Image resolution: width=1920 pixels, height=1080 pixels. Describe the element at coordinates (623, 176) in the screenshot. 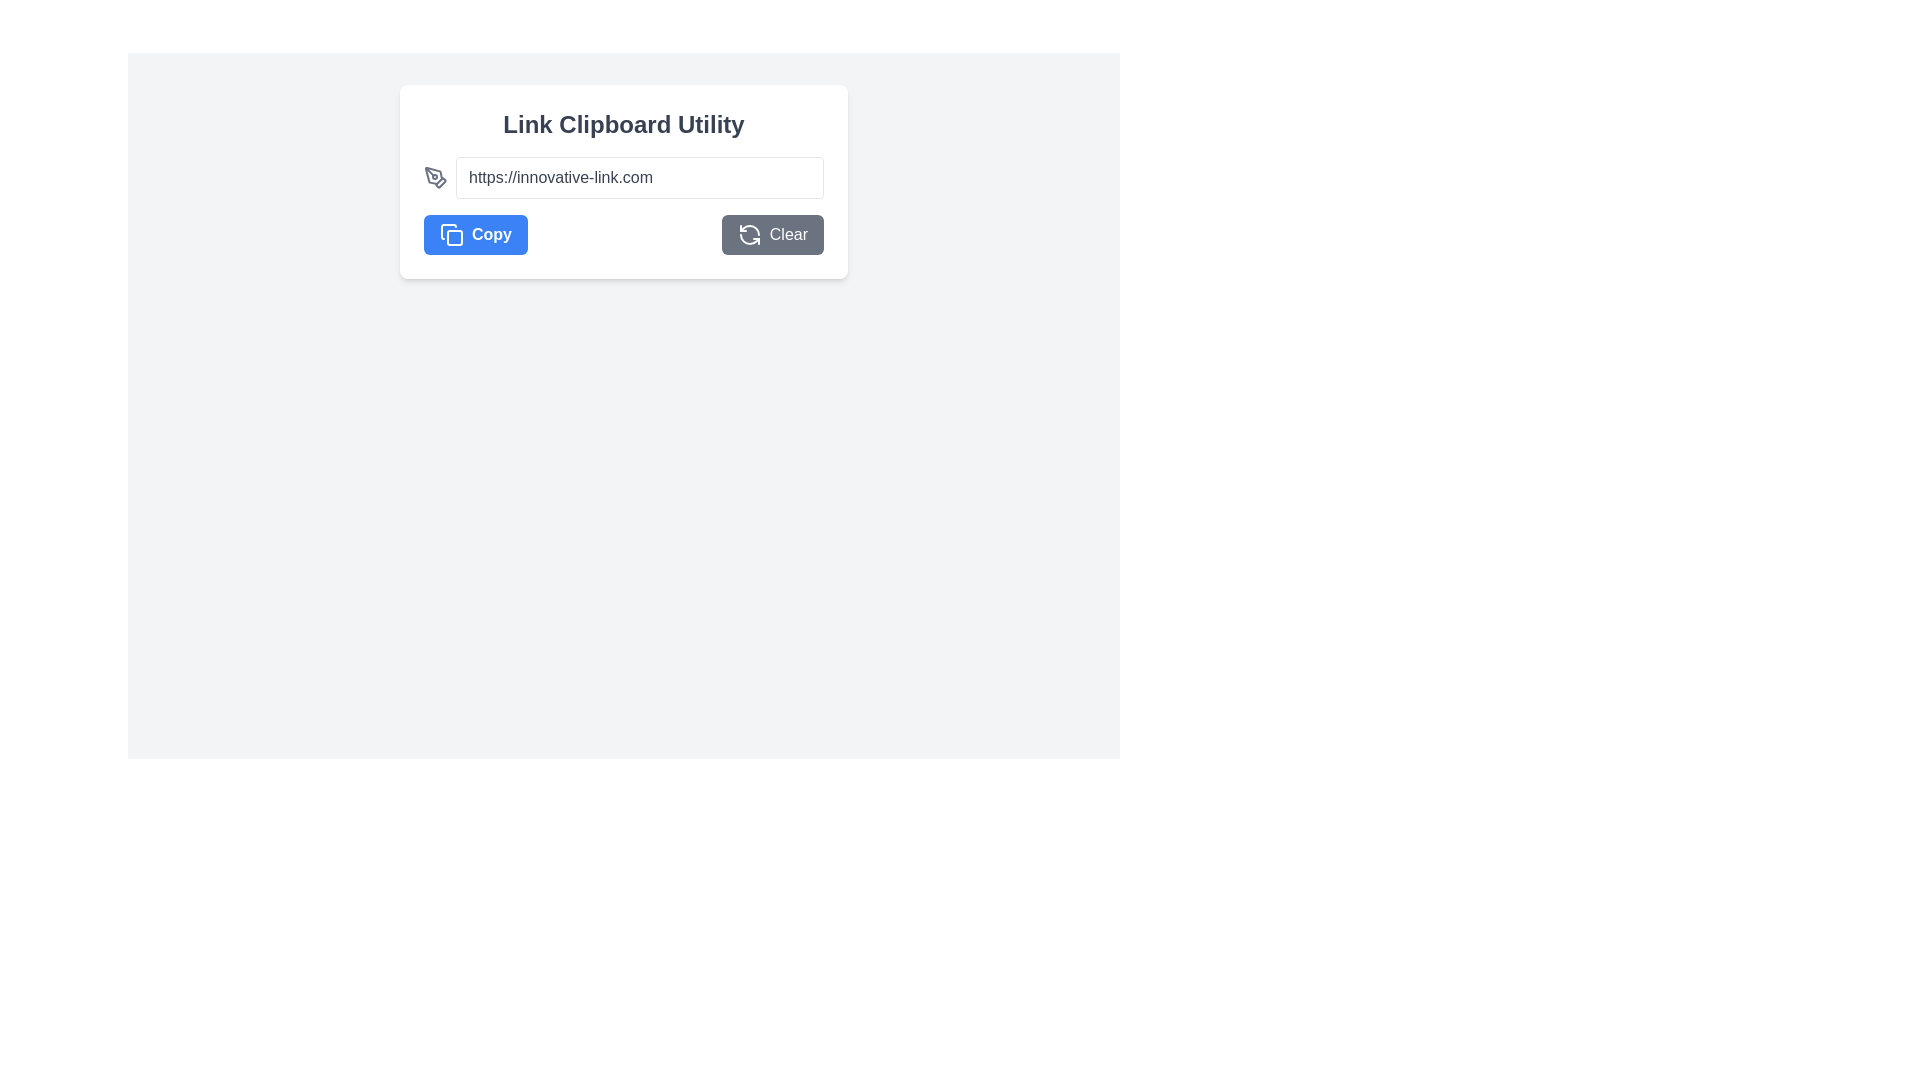

I see `the text input field displaying the URL 'https://innovative-link.com'` at that location.